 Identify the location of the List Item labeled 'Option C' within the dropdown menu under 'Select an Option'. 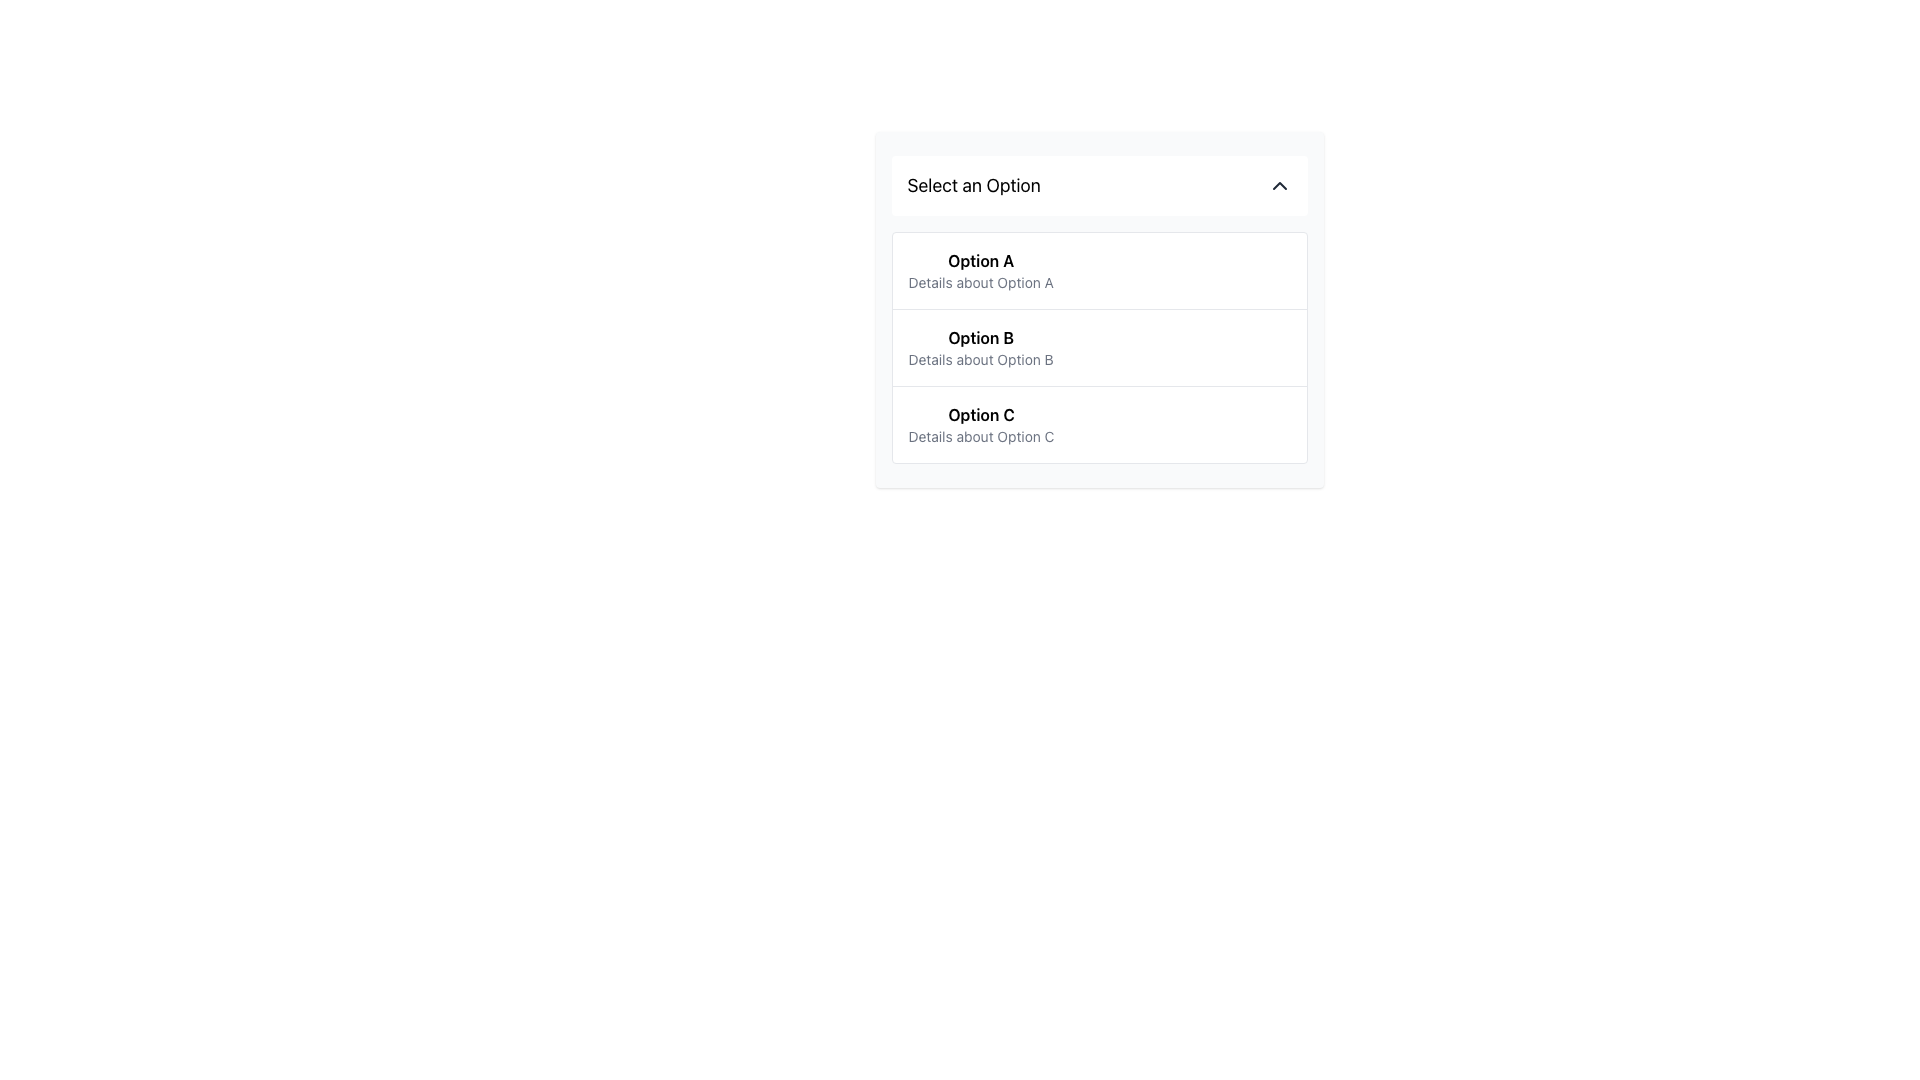
(1098, 423).